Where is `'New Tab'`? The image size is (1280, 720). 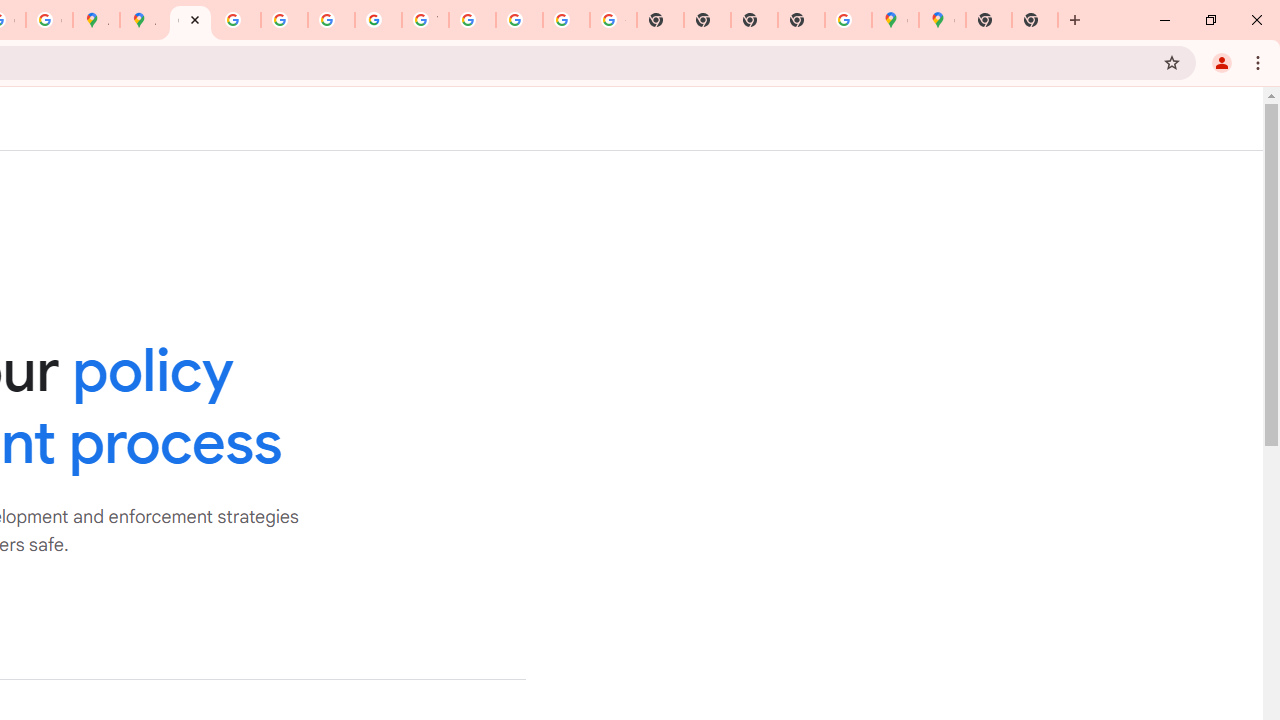
'New Tab' is located at coordinates (989, 20).